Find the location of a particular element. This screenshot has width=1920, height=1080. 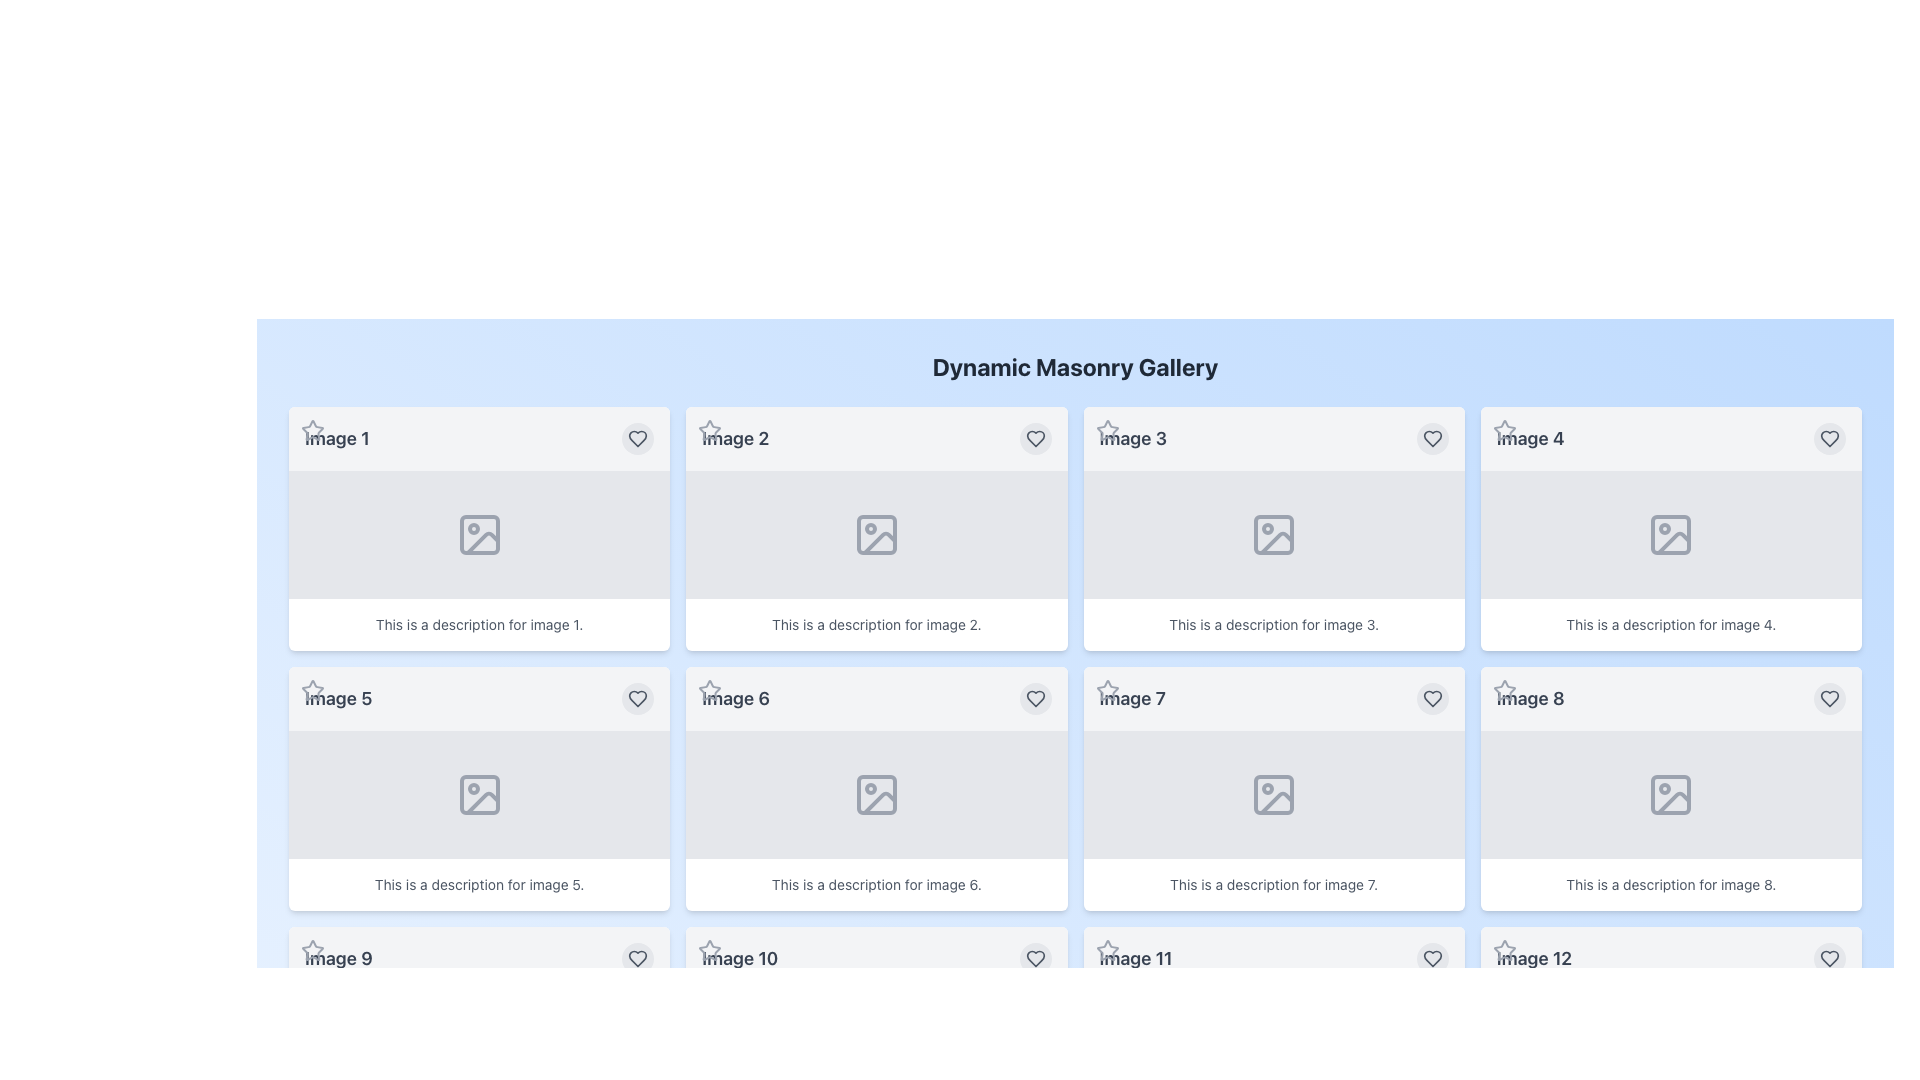

the heart icon located in the top-right corner of the card associated with 'Image 1' to mark it as a favorite is located at coordinates (637, 438).